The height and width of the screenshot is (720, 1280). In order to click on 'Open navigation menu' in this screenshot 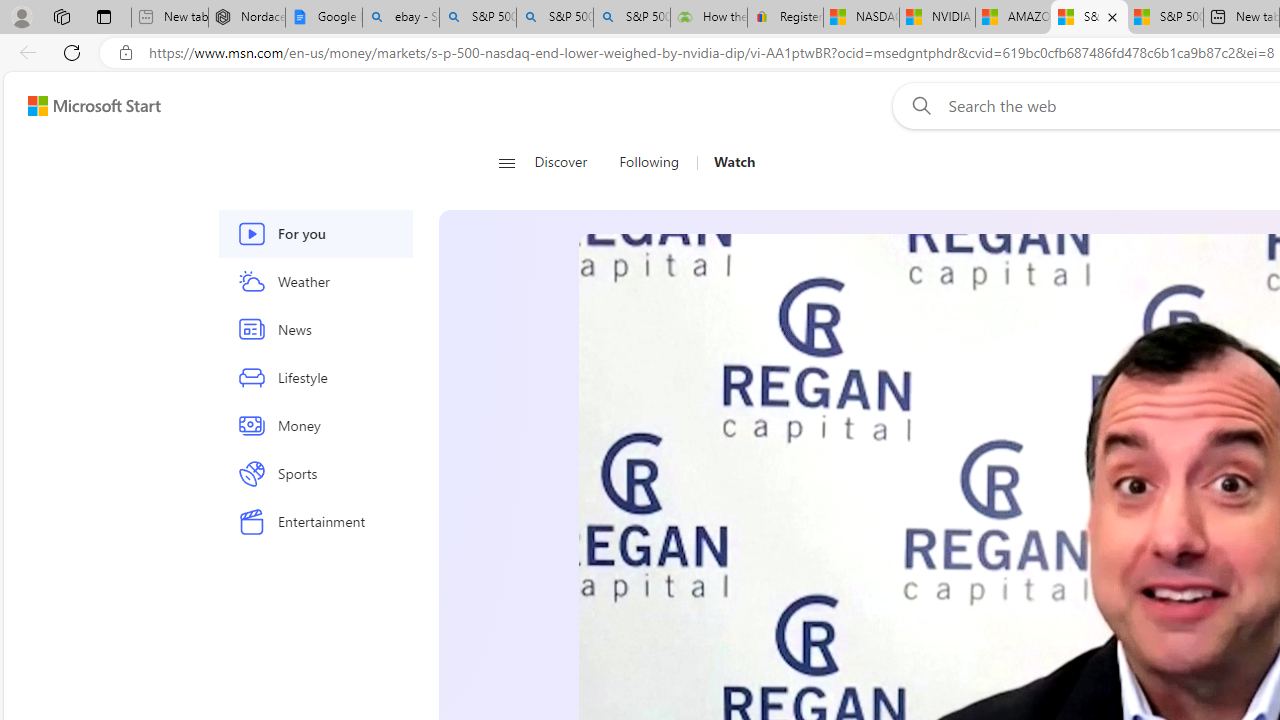, I will do `click(506, 162)`.